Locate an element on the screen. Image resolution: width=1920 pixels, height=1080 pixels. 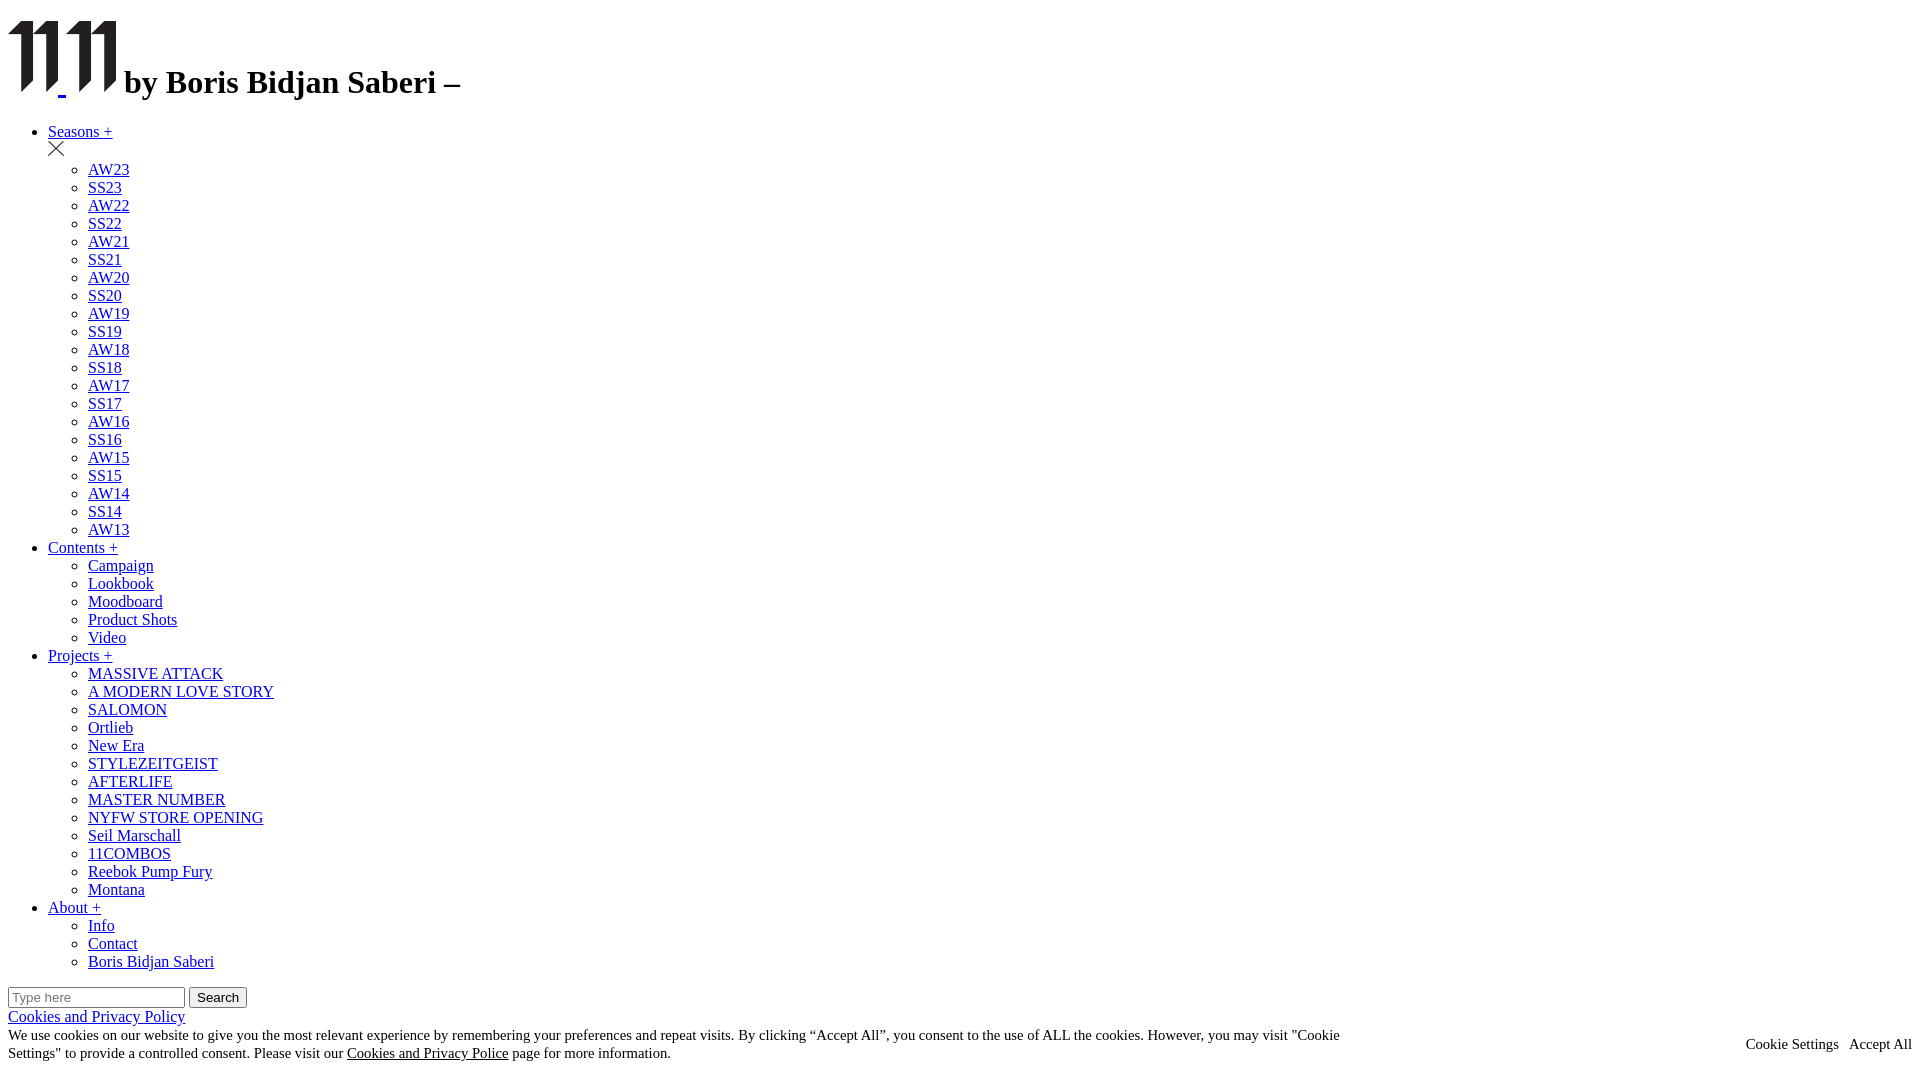
'Cookies and Privacy Police' is located at coordinates (426, 1052).